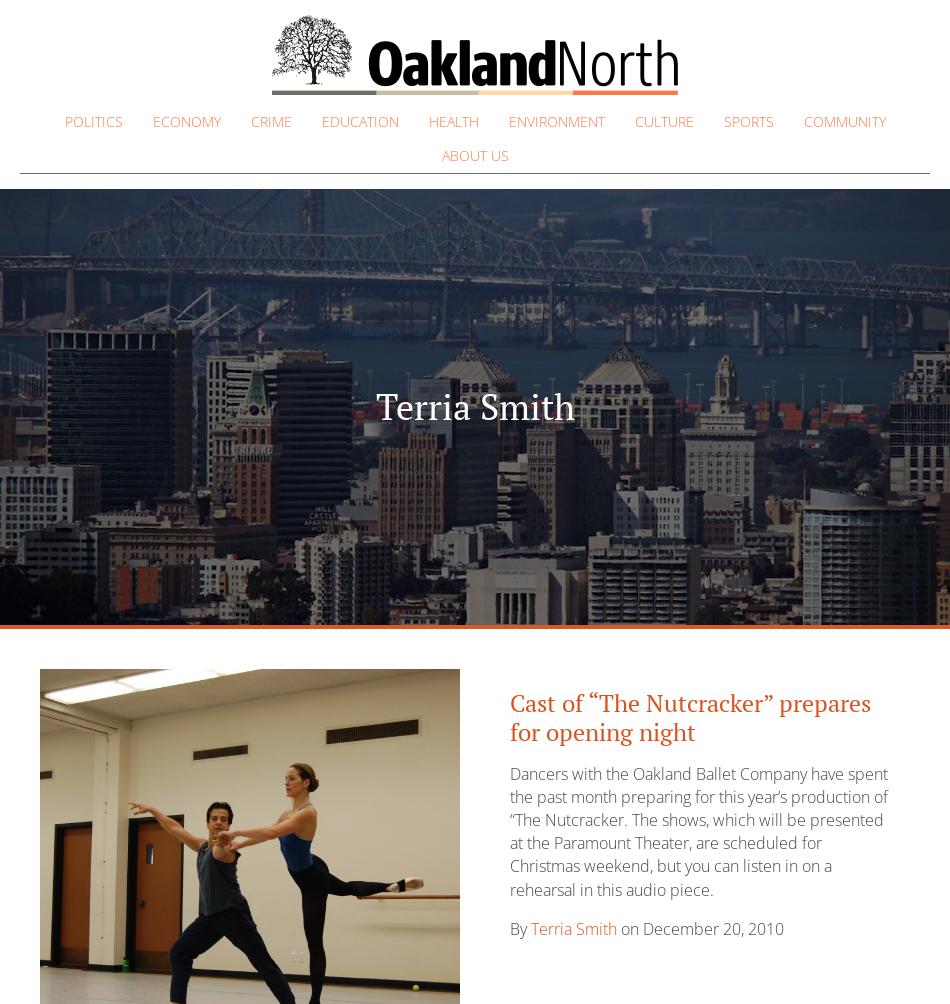 The image size is (950, 1004). What do you see at coordinates (802, 121) in the screenshot?
I see `'Community'` at bounding box center [802, 121].